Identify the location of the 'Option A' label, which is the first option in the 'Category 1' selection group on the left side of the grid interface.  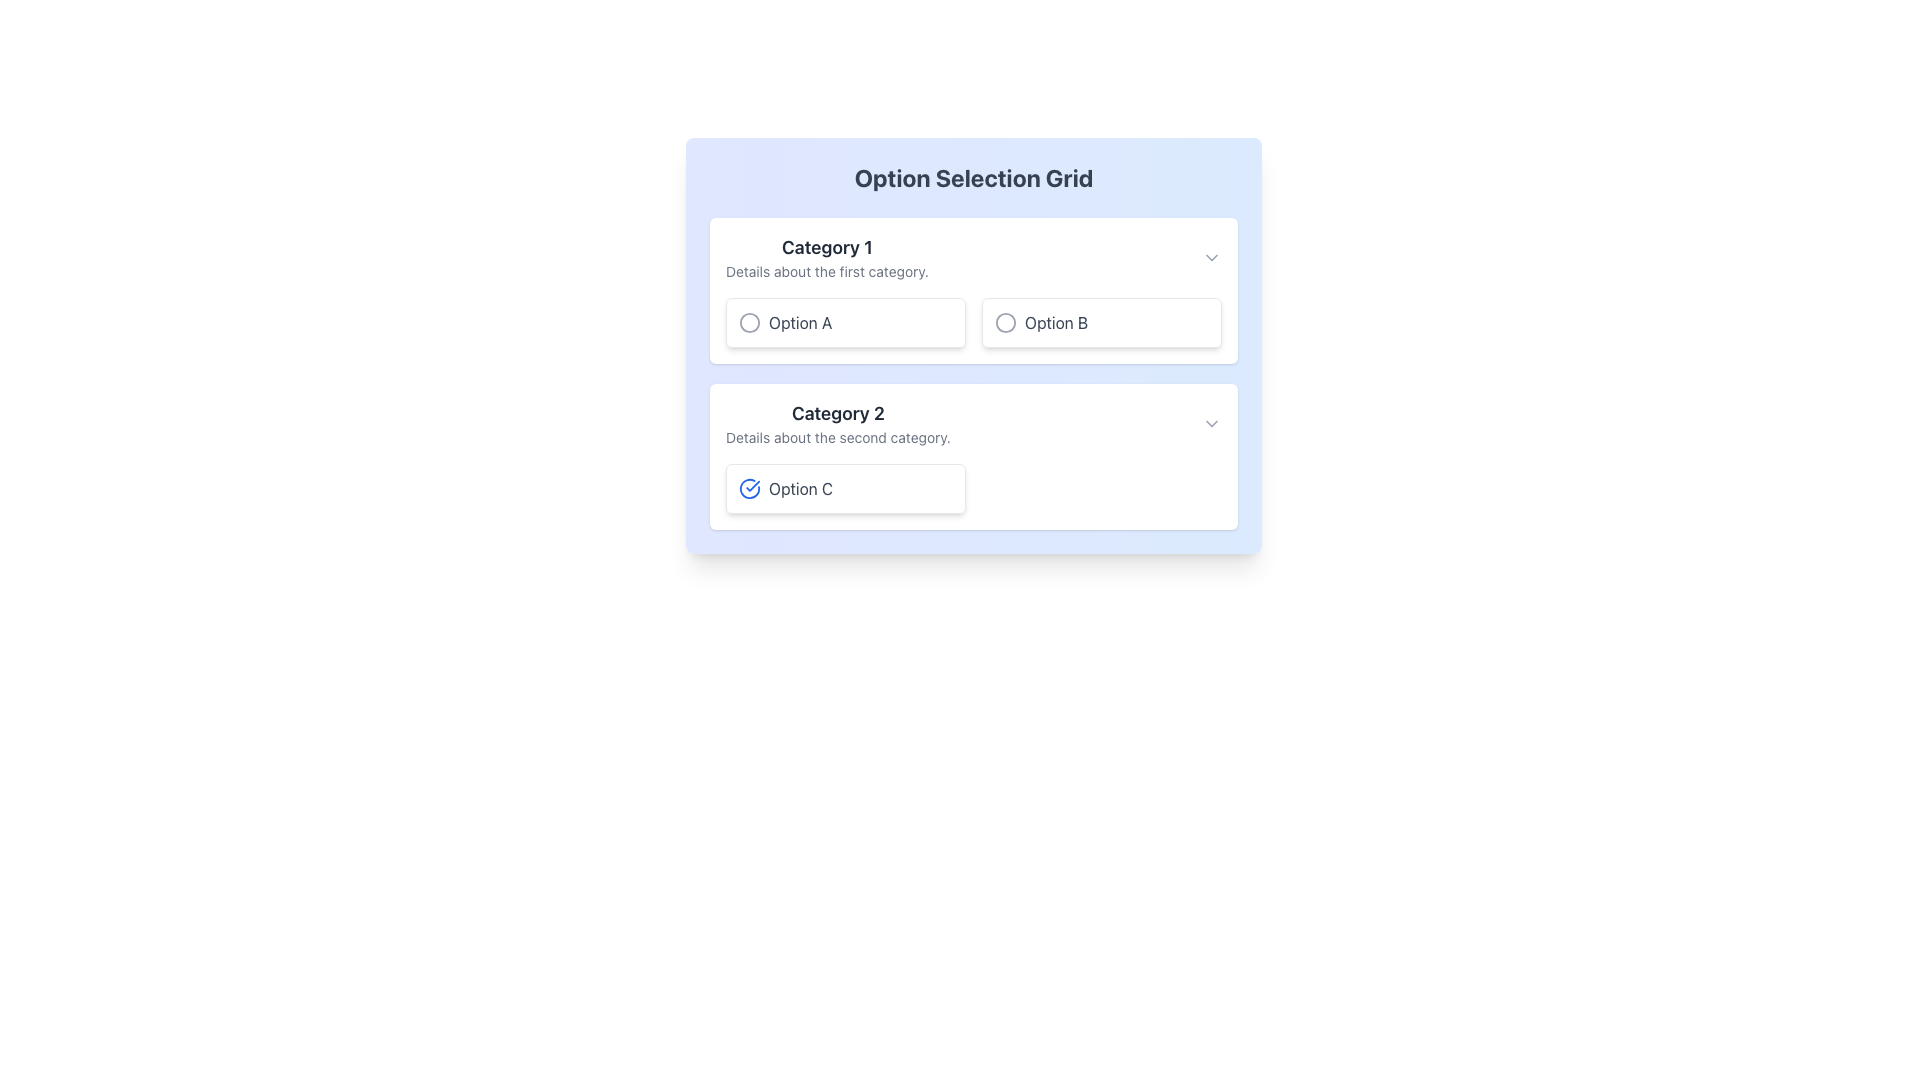
(800, 322).